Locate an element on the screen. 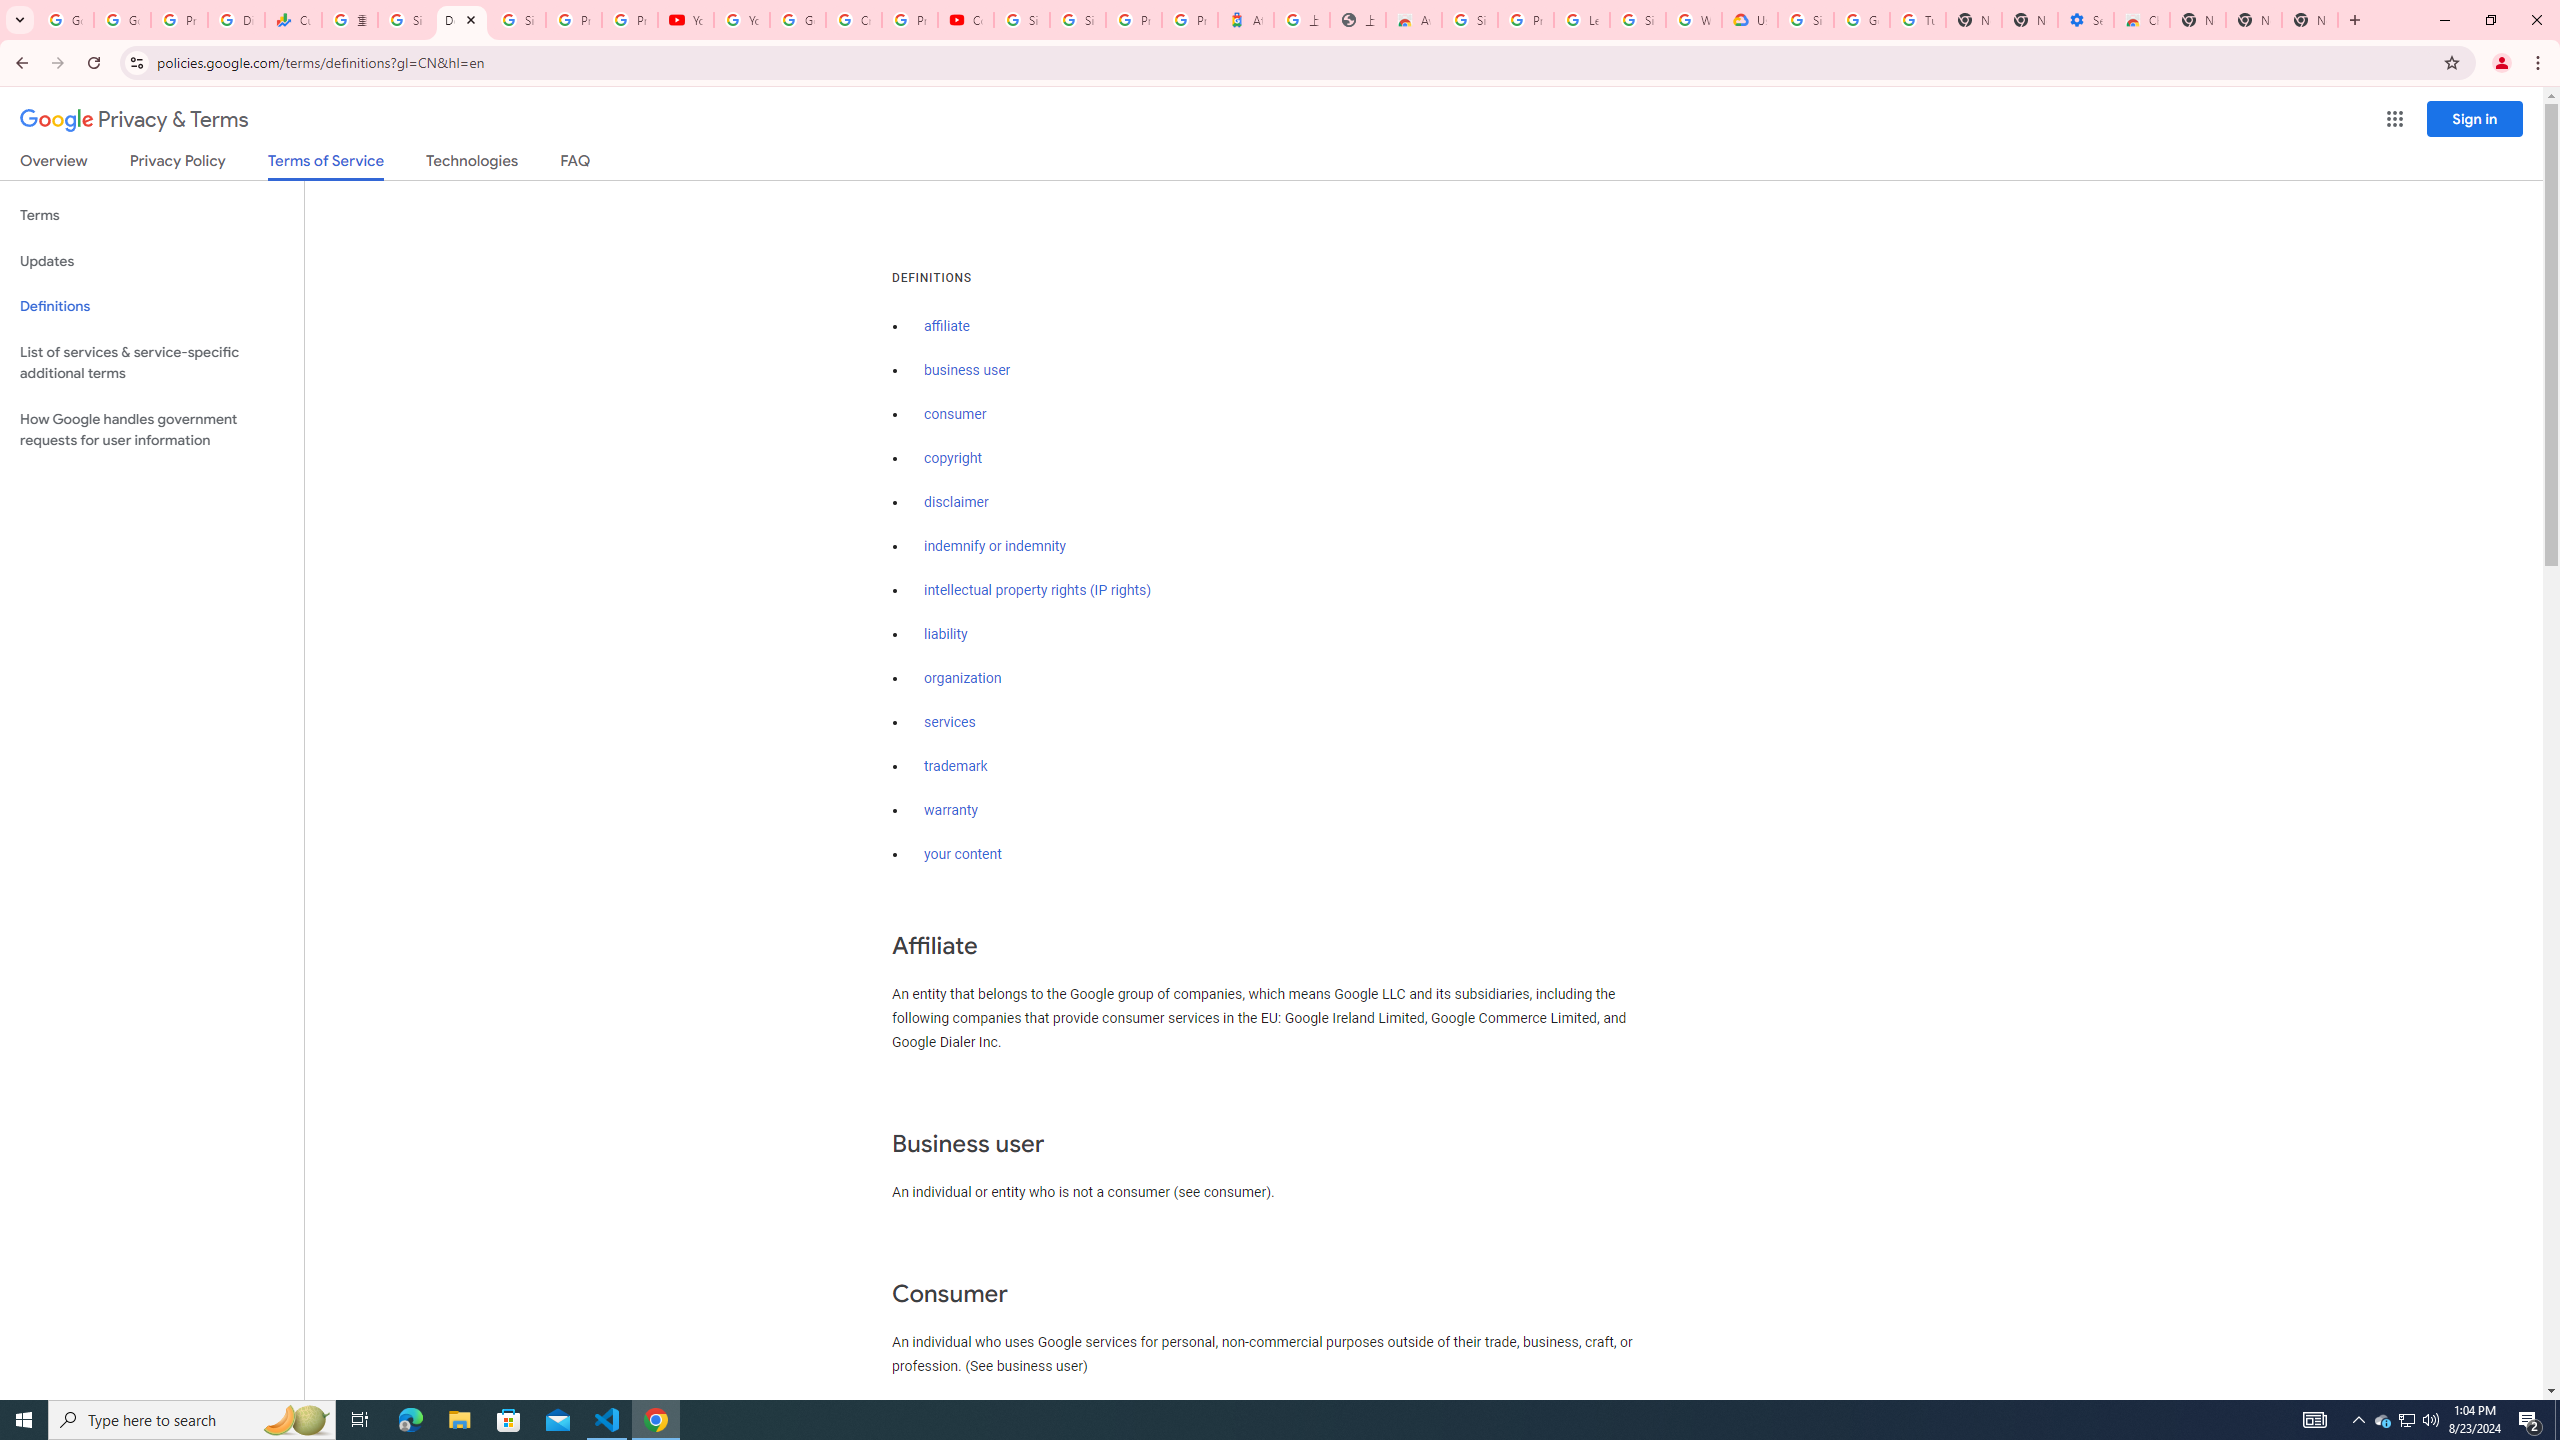 This screenshot has width=2560, height=1440. 'organization' is located at coordinates (962, 677).